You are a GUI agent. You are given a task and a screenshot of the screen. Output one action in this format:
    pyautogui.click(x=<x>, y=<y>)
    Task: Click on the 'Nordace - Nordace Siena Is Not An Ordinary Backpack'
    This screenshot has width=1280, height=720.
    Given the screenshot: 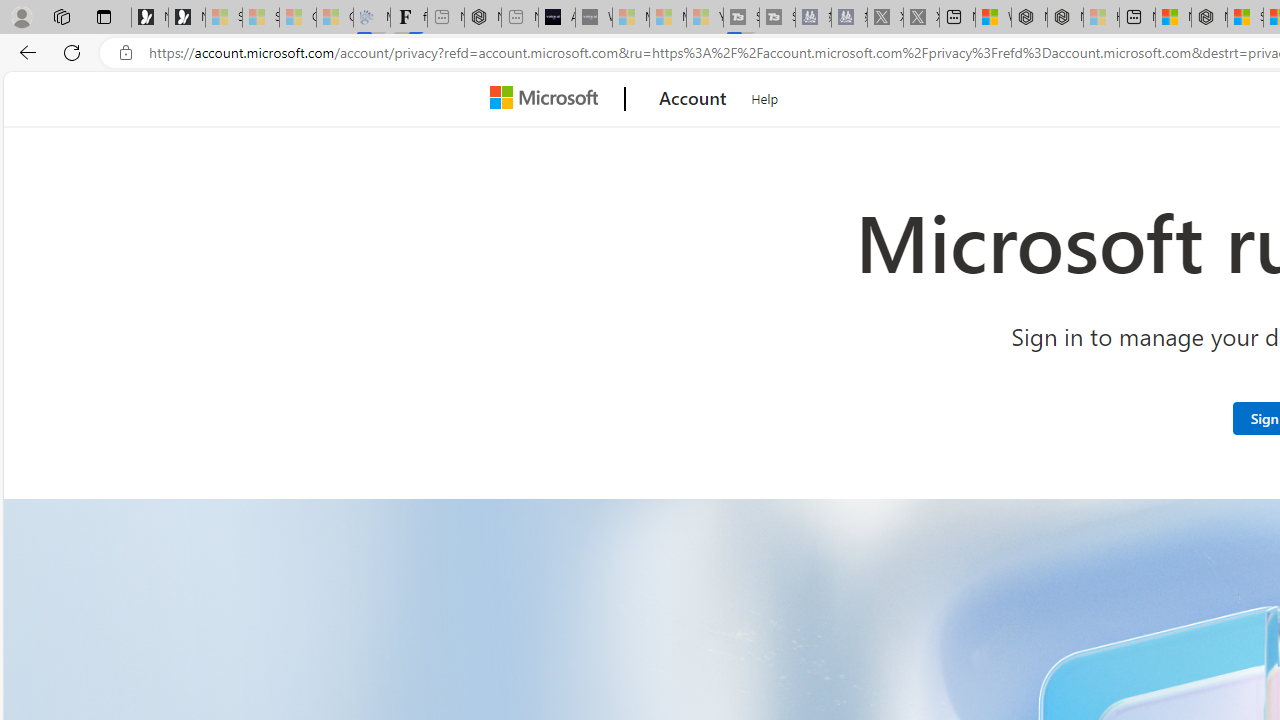 What is the action you would take?
    pyautogui.click(x=1208, y=17)
    